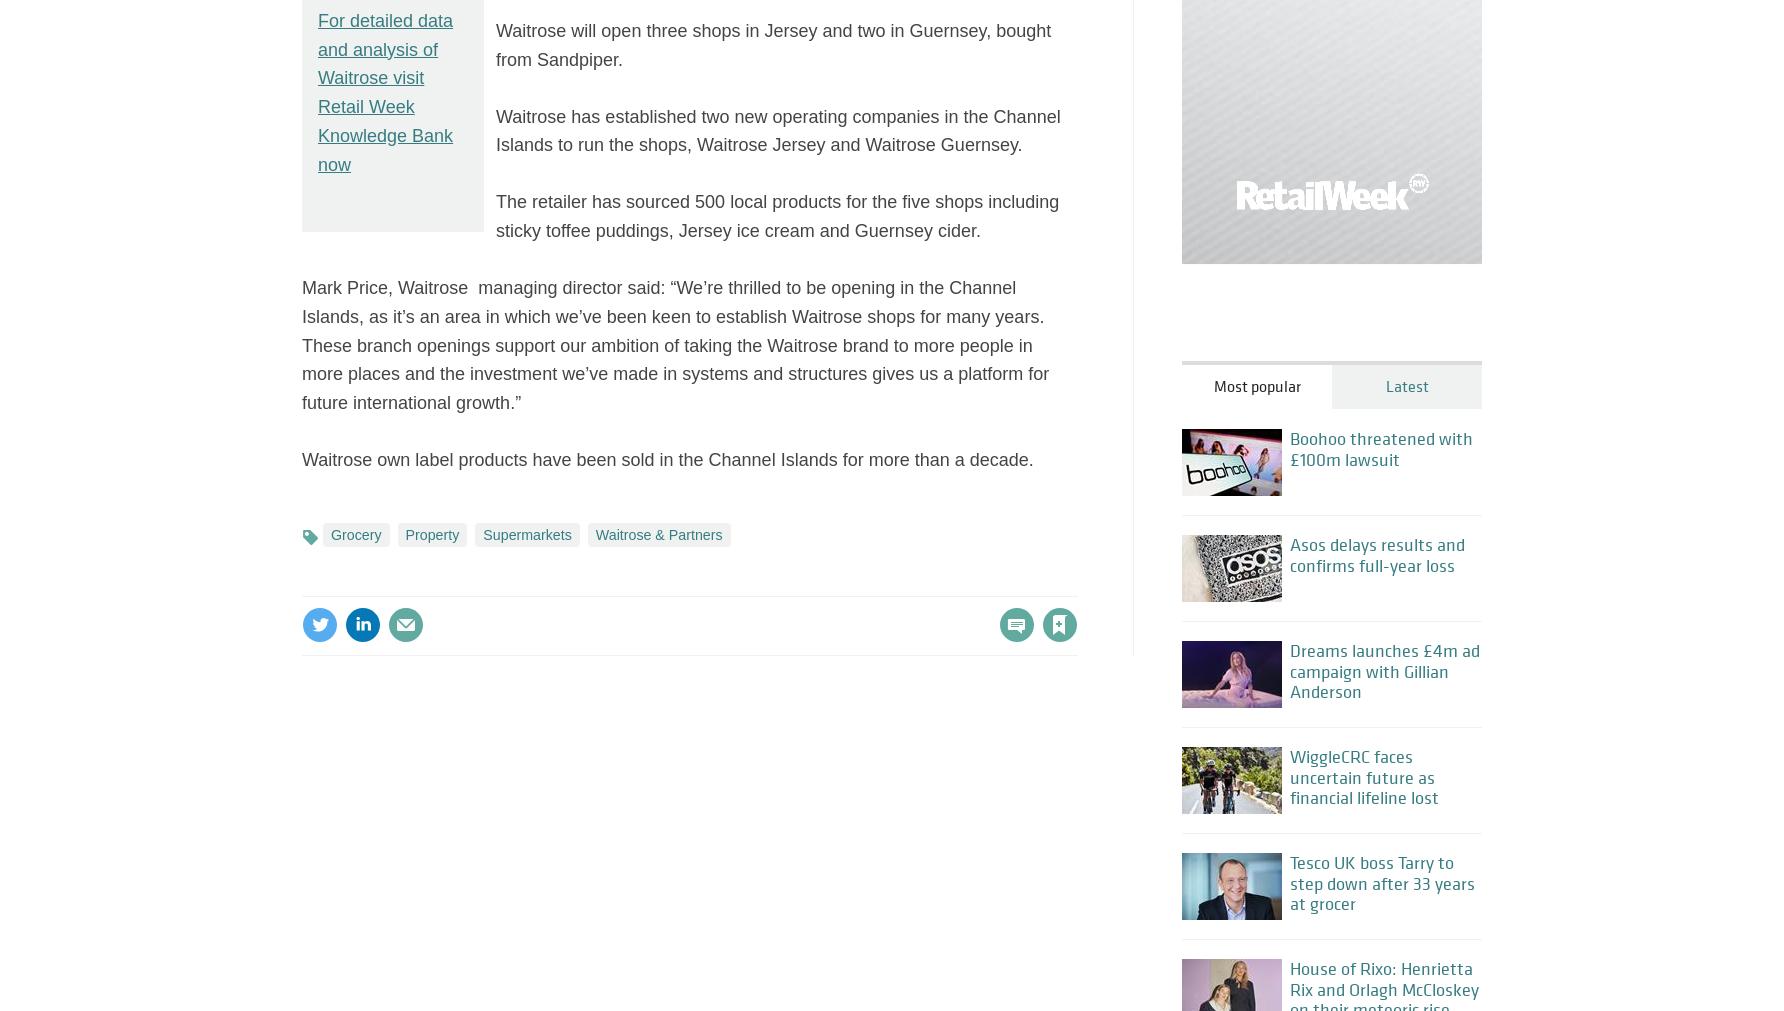 Image resolution: width=1784 pixels, height=1011 pixels. What do you see at coordinates (526, 534) in the screenshot?
I see `'Supermarkets'` at bounding box center [526, 534].